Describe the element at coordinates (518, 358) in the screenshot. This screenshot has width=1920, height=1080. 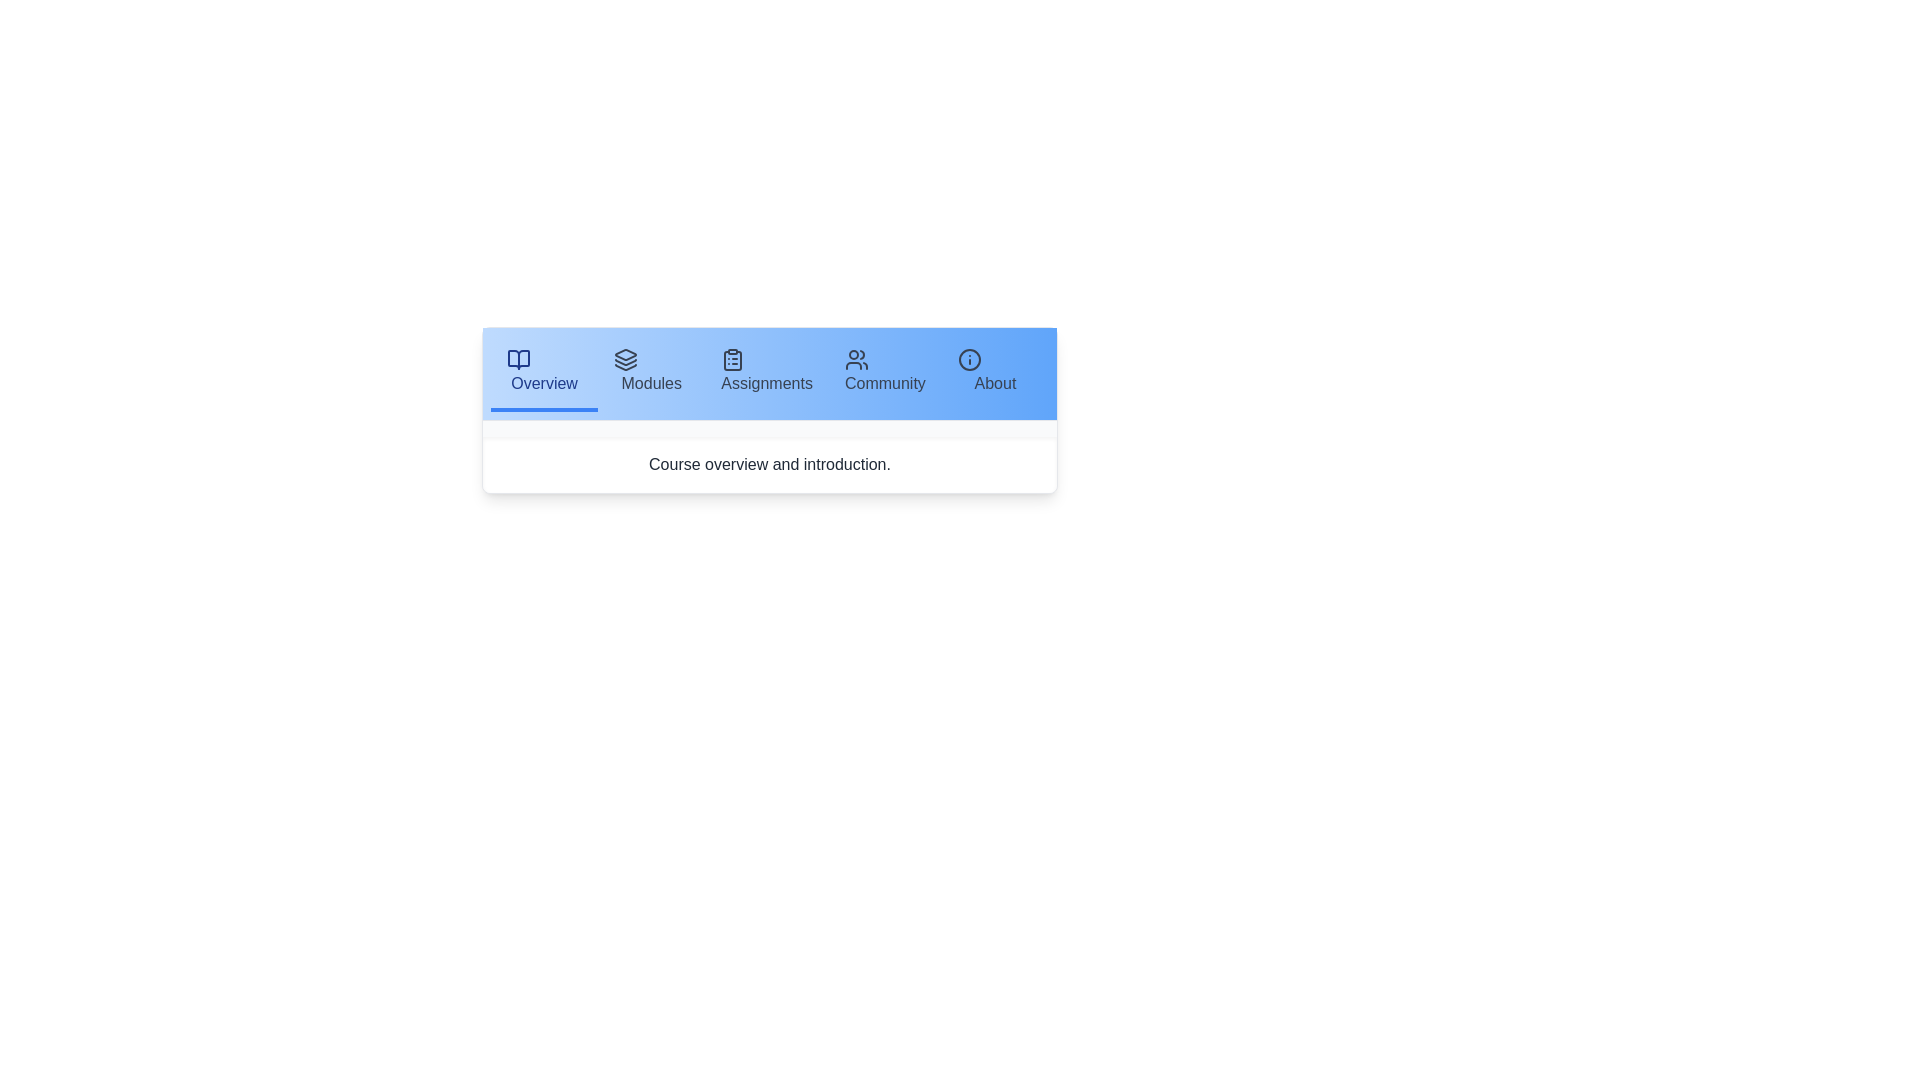
I see `the leftmost icon in the top navigation bar that represents the 'Overview' section` at that location.